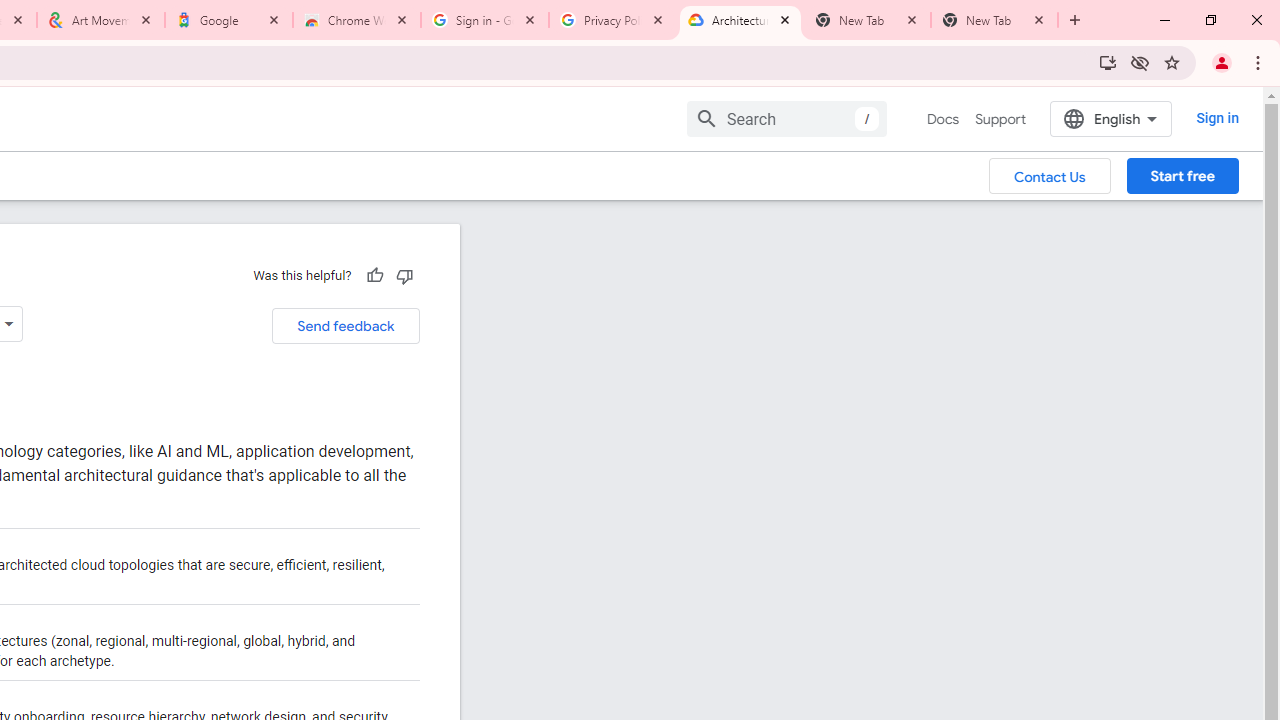  I want to click on 'Google', so click(229, 20).